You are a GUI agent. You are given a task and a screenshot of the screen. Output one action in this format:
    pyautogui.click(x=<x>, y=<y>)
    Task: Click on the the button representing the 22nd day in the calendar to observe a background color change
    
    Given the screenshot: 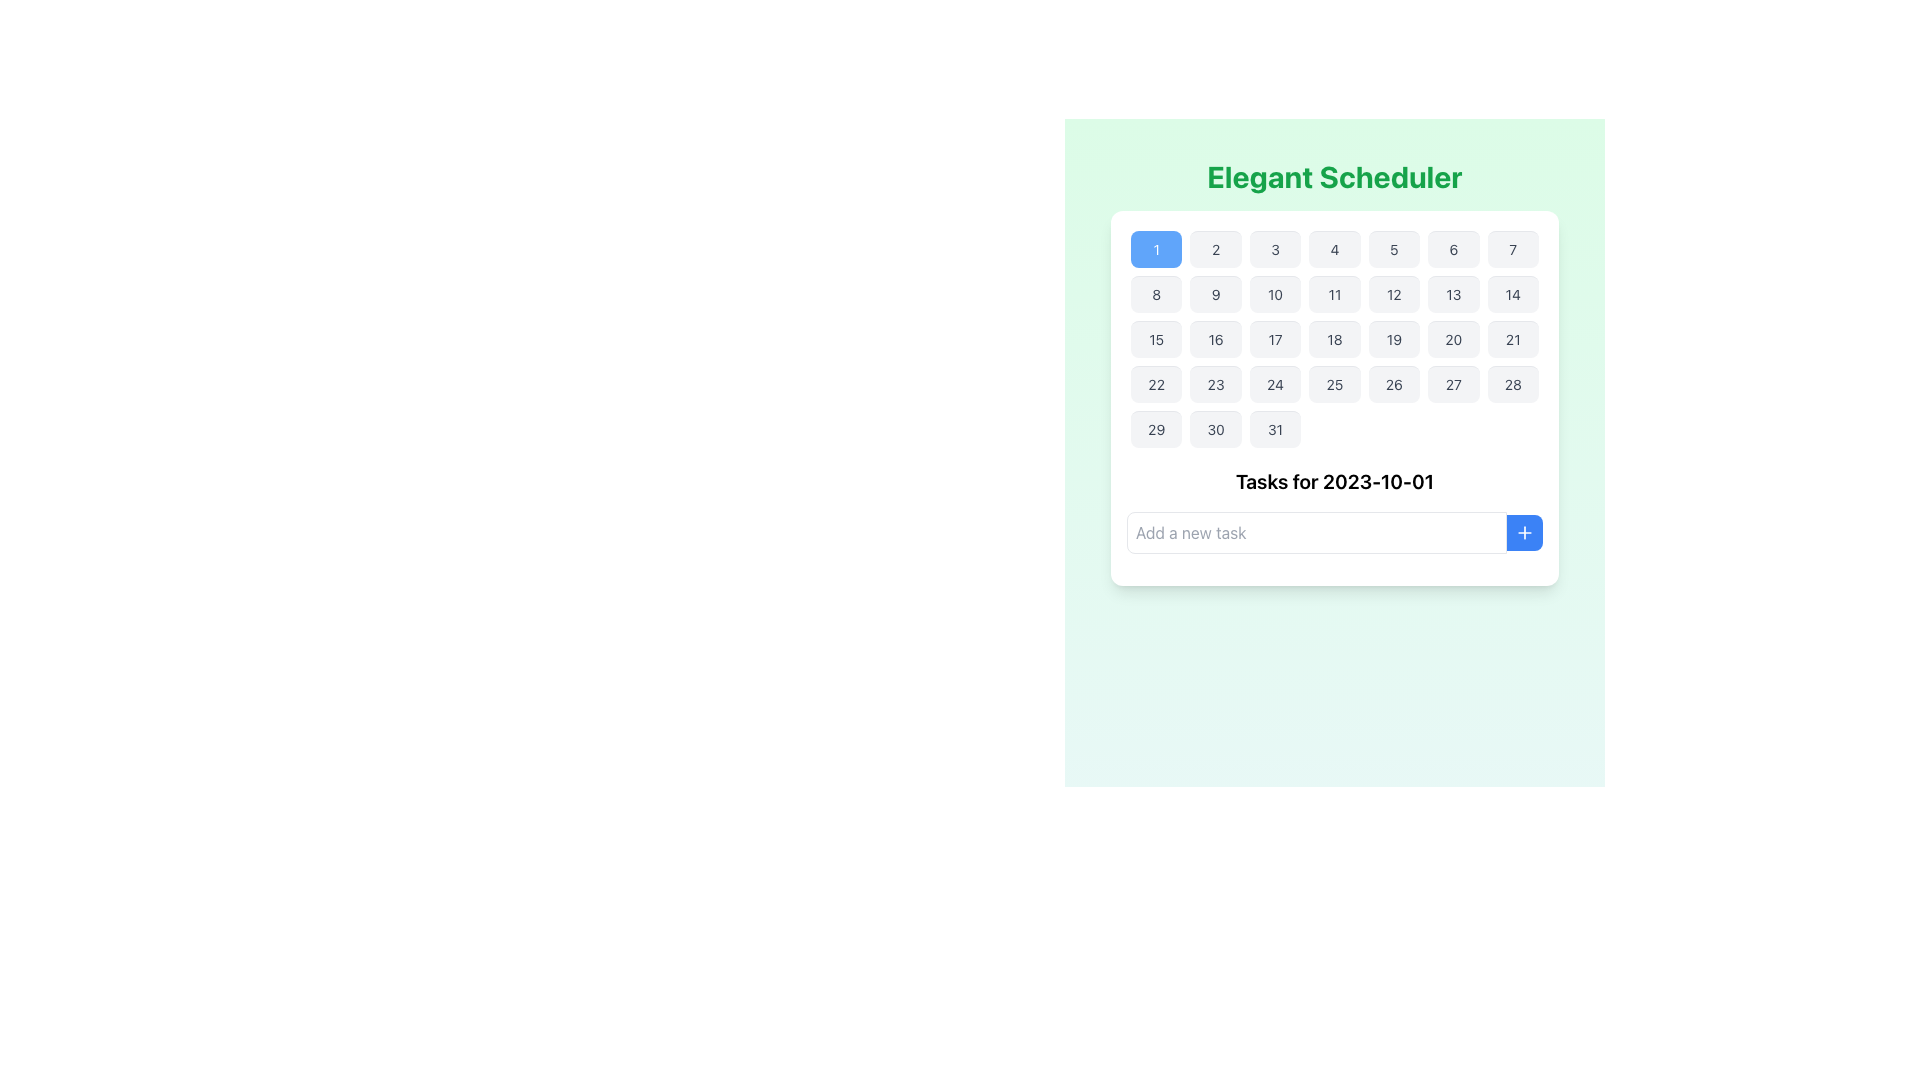 What is the action you would take?
    pyautogui.click(x=1156, y=384)
    